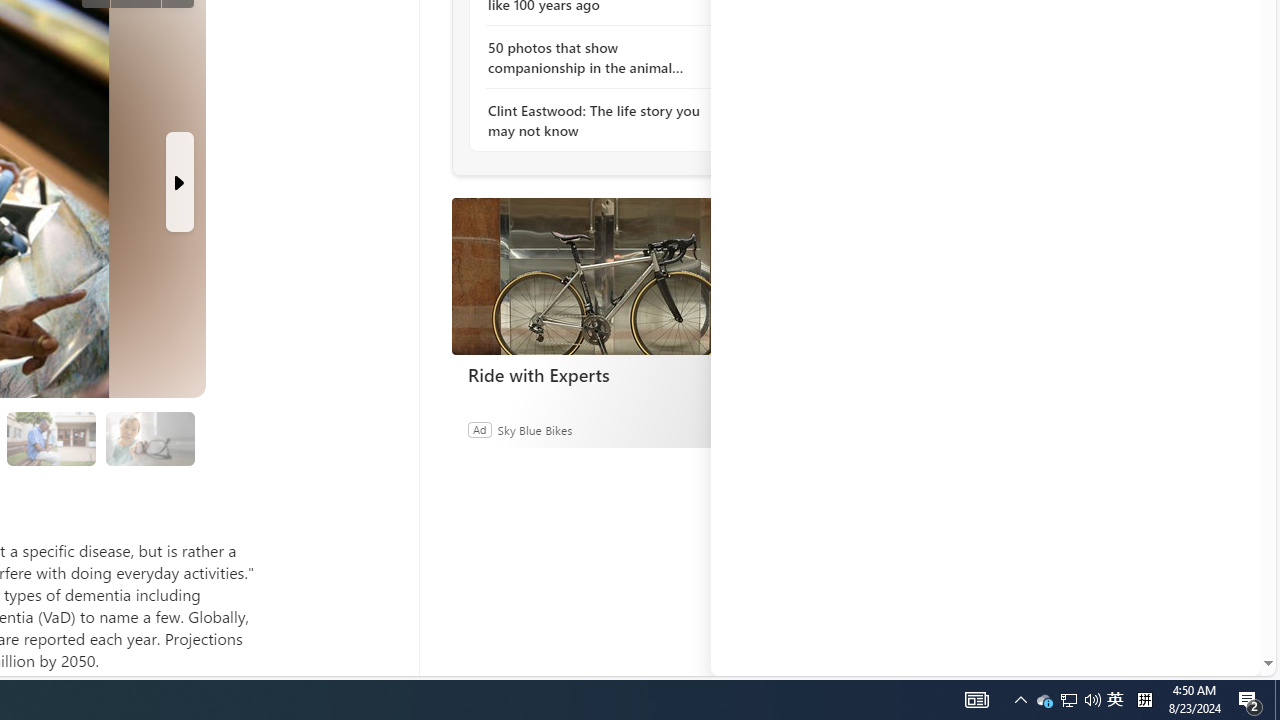 The height and width of the screenshot is (720, 1280). I want to click on 'Misplacing things and losing the ability to retrace steps', so click(149, 438).